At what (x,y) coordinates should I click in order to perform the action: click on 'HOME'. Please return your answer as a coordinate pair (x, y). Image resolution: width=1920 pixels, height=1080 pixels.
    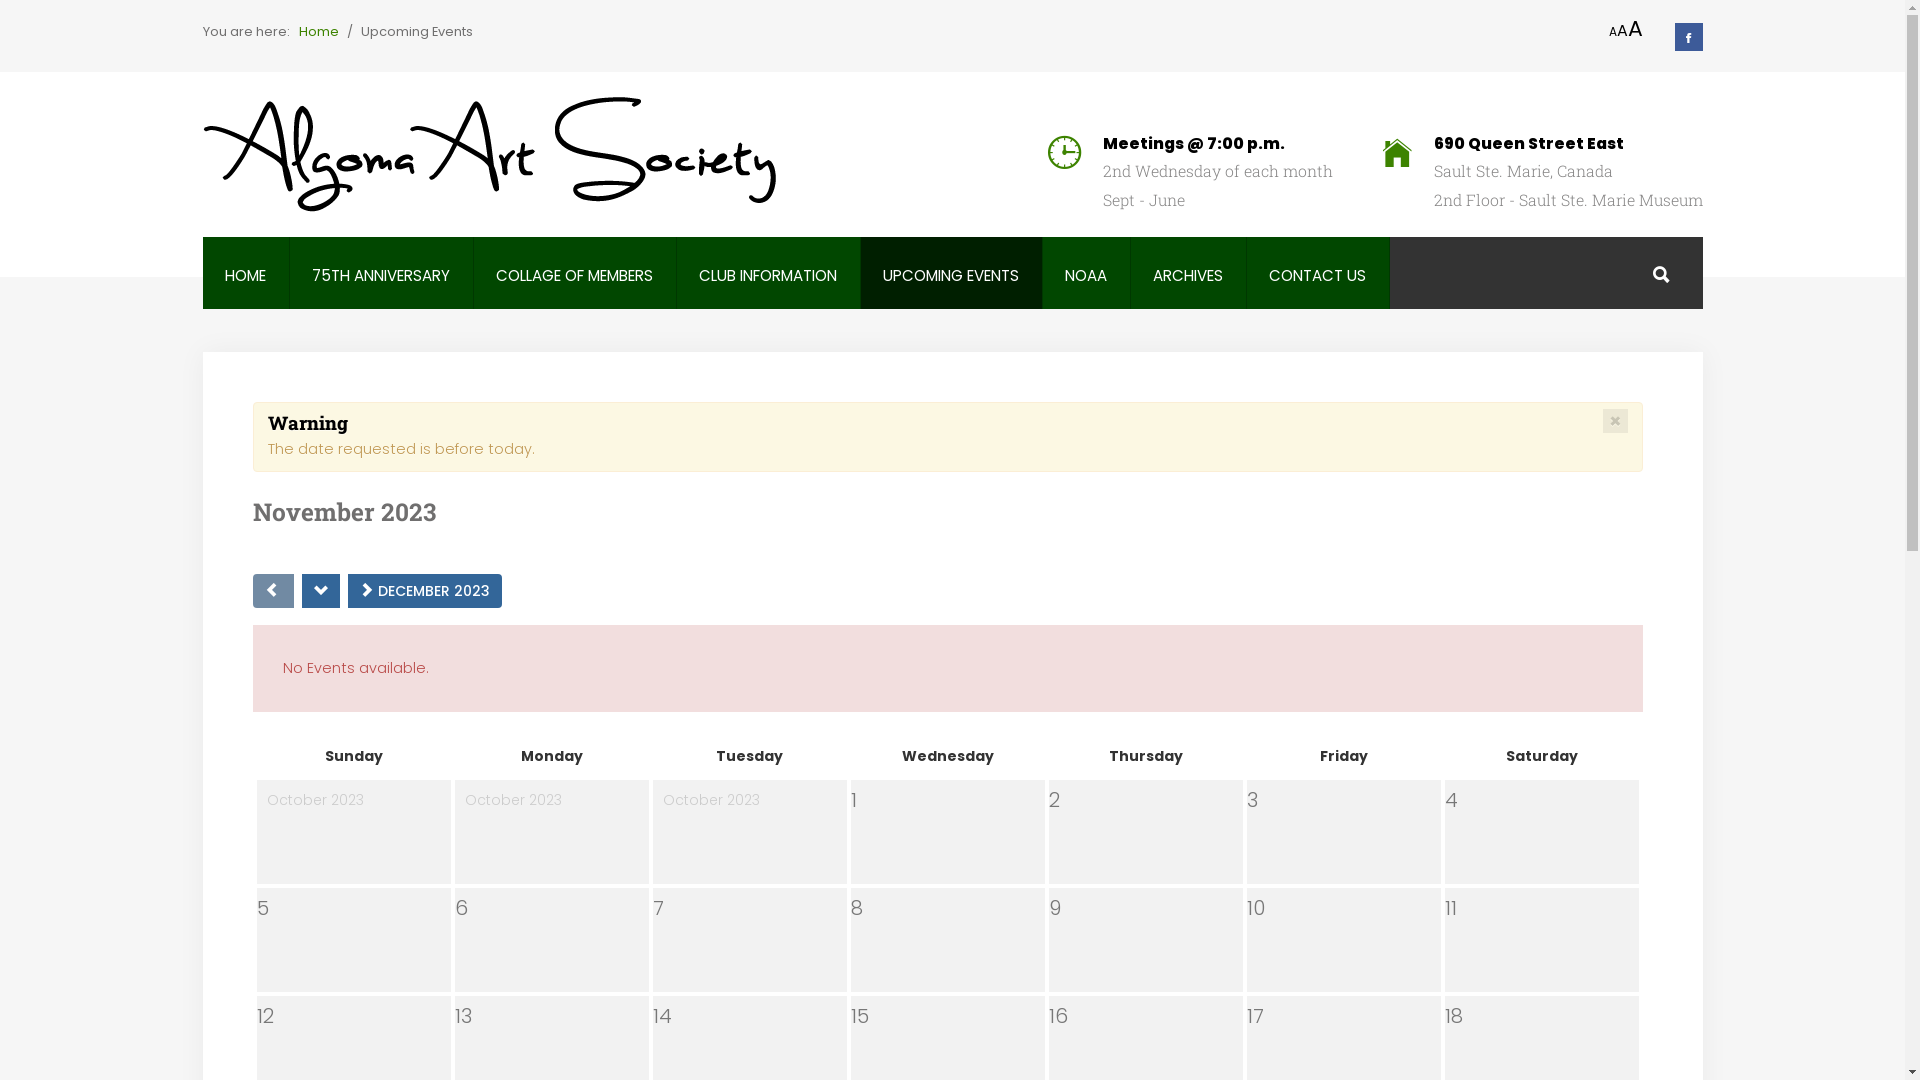
    Looking at the image, I should click on (225, 275).